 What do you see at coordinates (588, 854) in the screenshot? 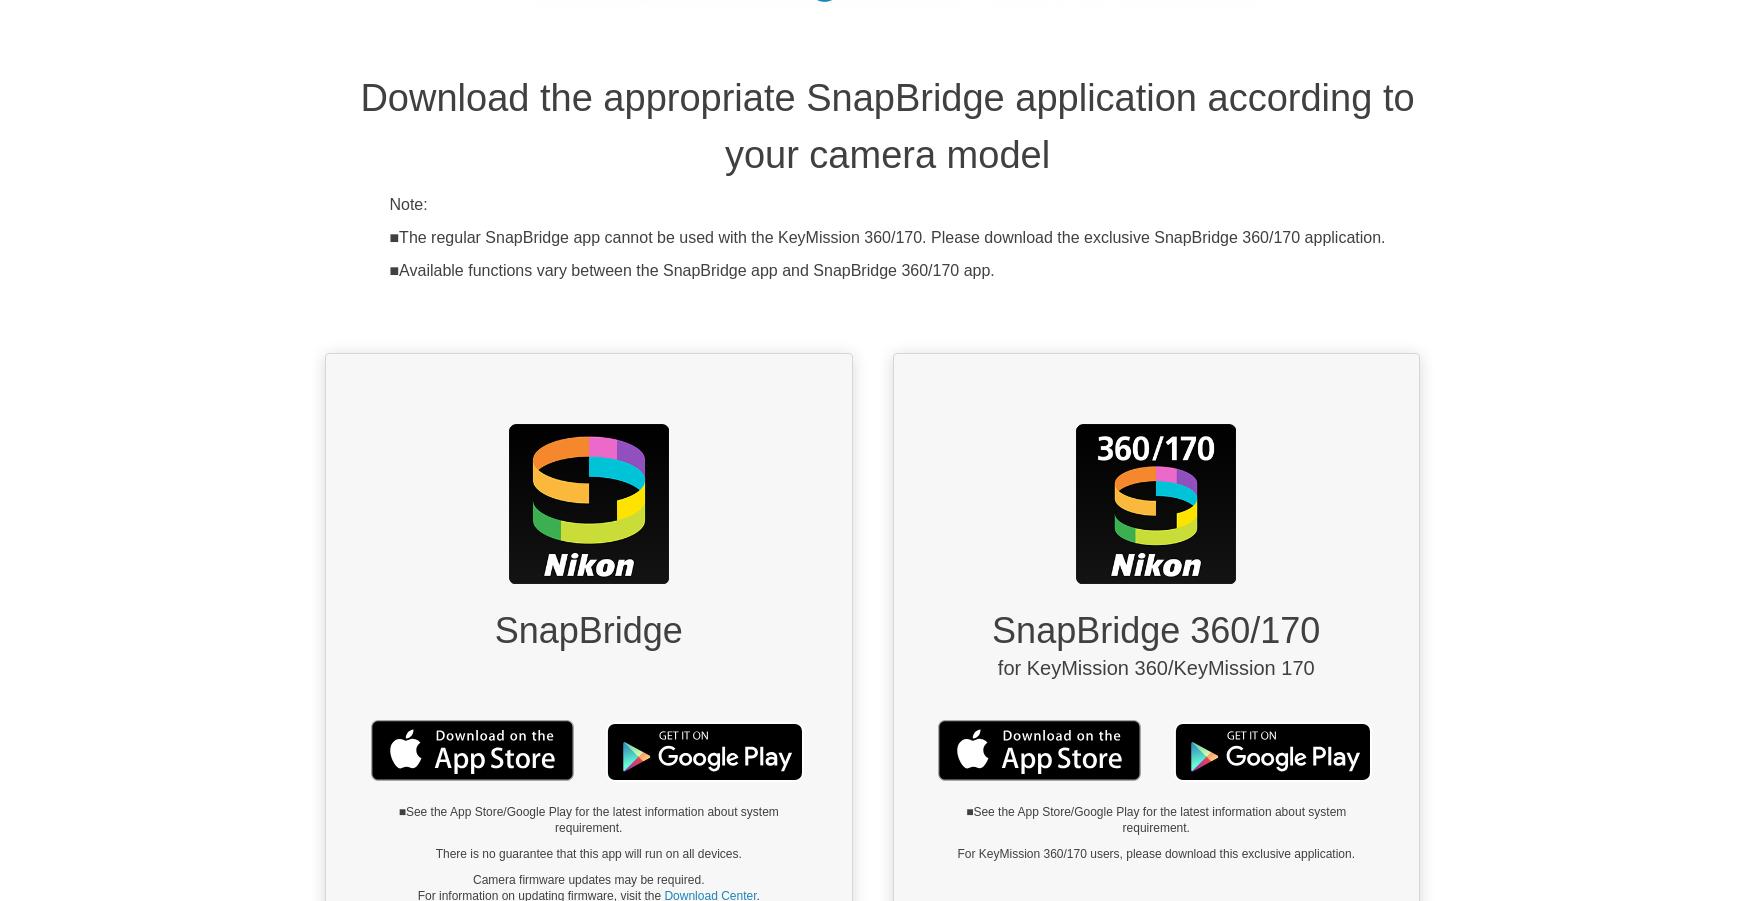
I see `'There is no guarantee that this app will run on all devices.'` at bounding box center [588, 854].